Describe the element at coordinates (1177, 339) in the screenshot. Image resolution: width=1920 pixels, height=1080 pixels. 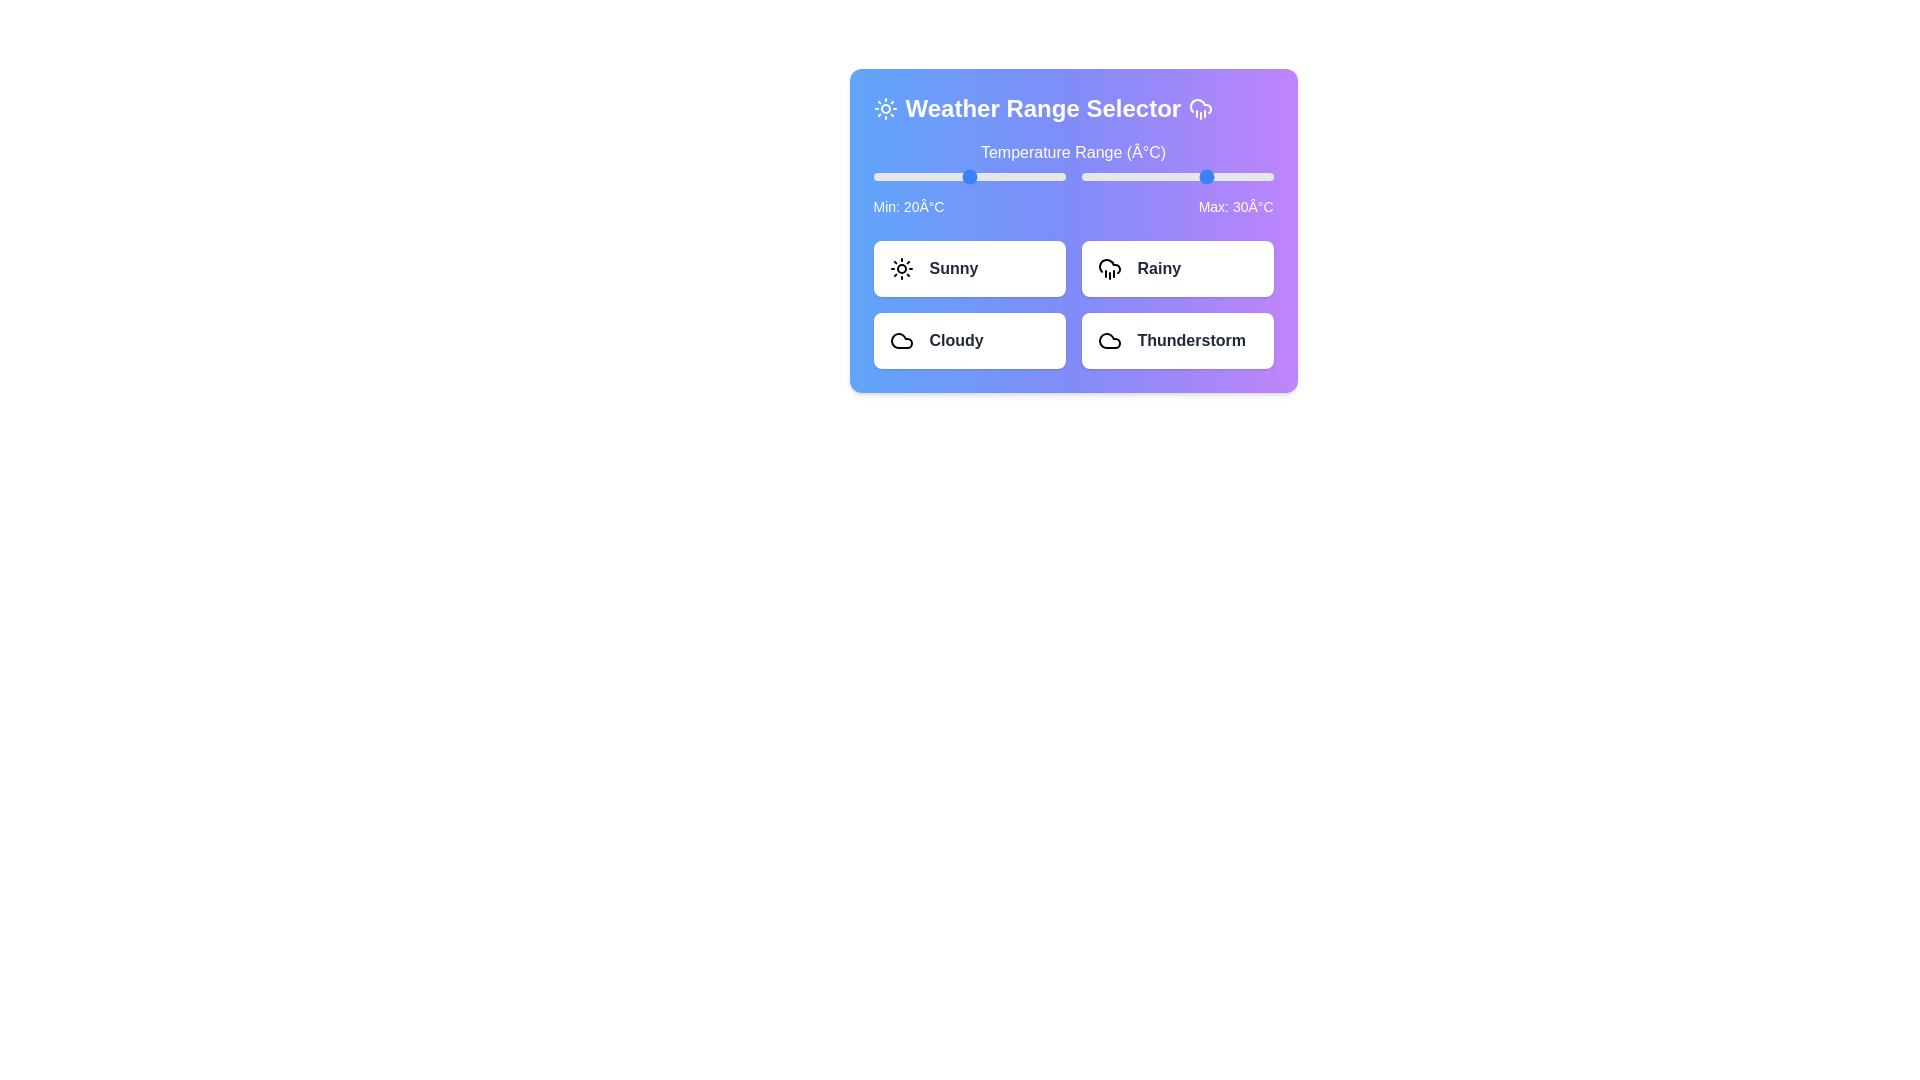
I see `the 'Thunderstorm' button to select it` at that location.